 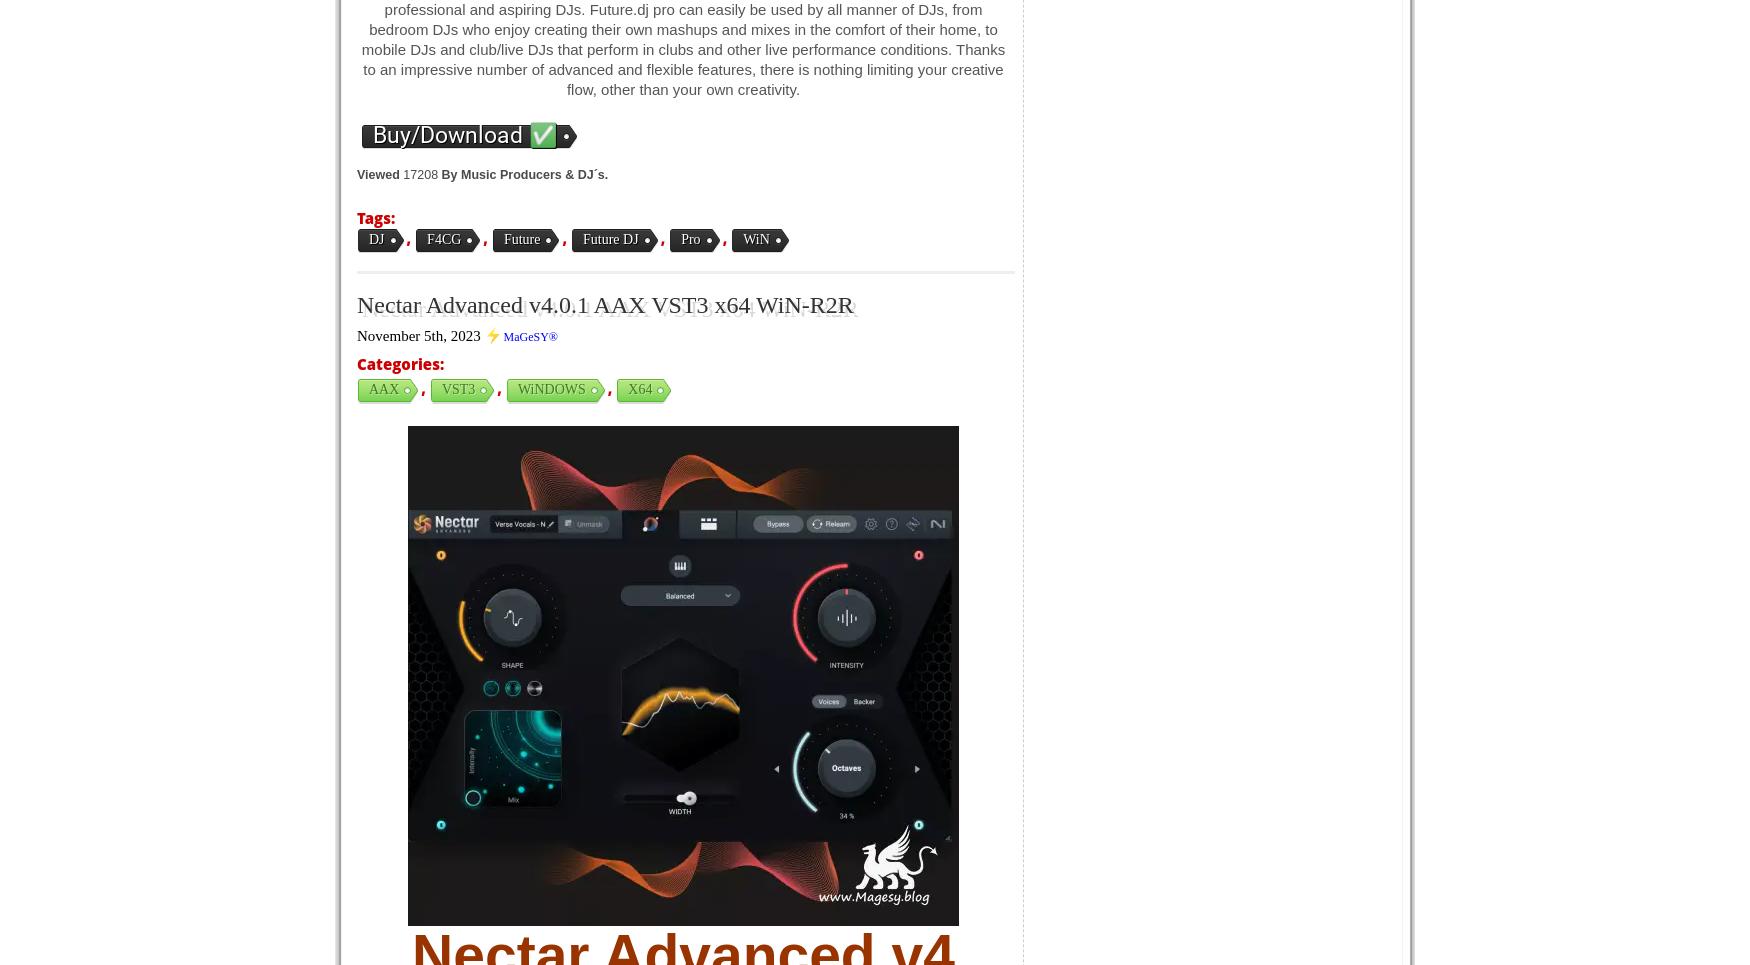 What do you see at coordinates (529, 336) in the screenshot?
I see `'MaGeSY®'` at bounding box center [529, 336].